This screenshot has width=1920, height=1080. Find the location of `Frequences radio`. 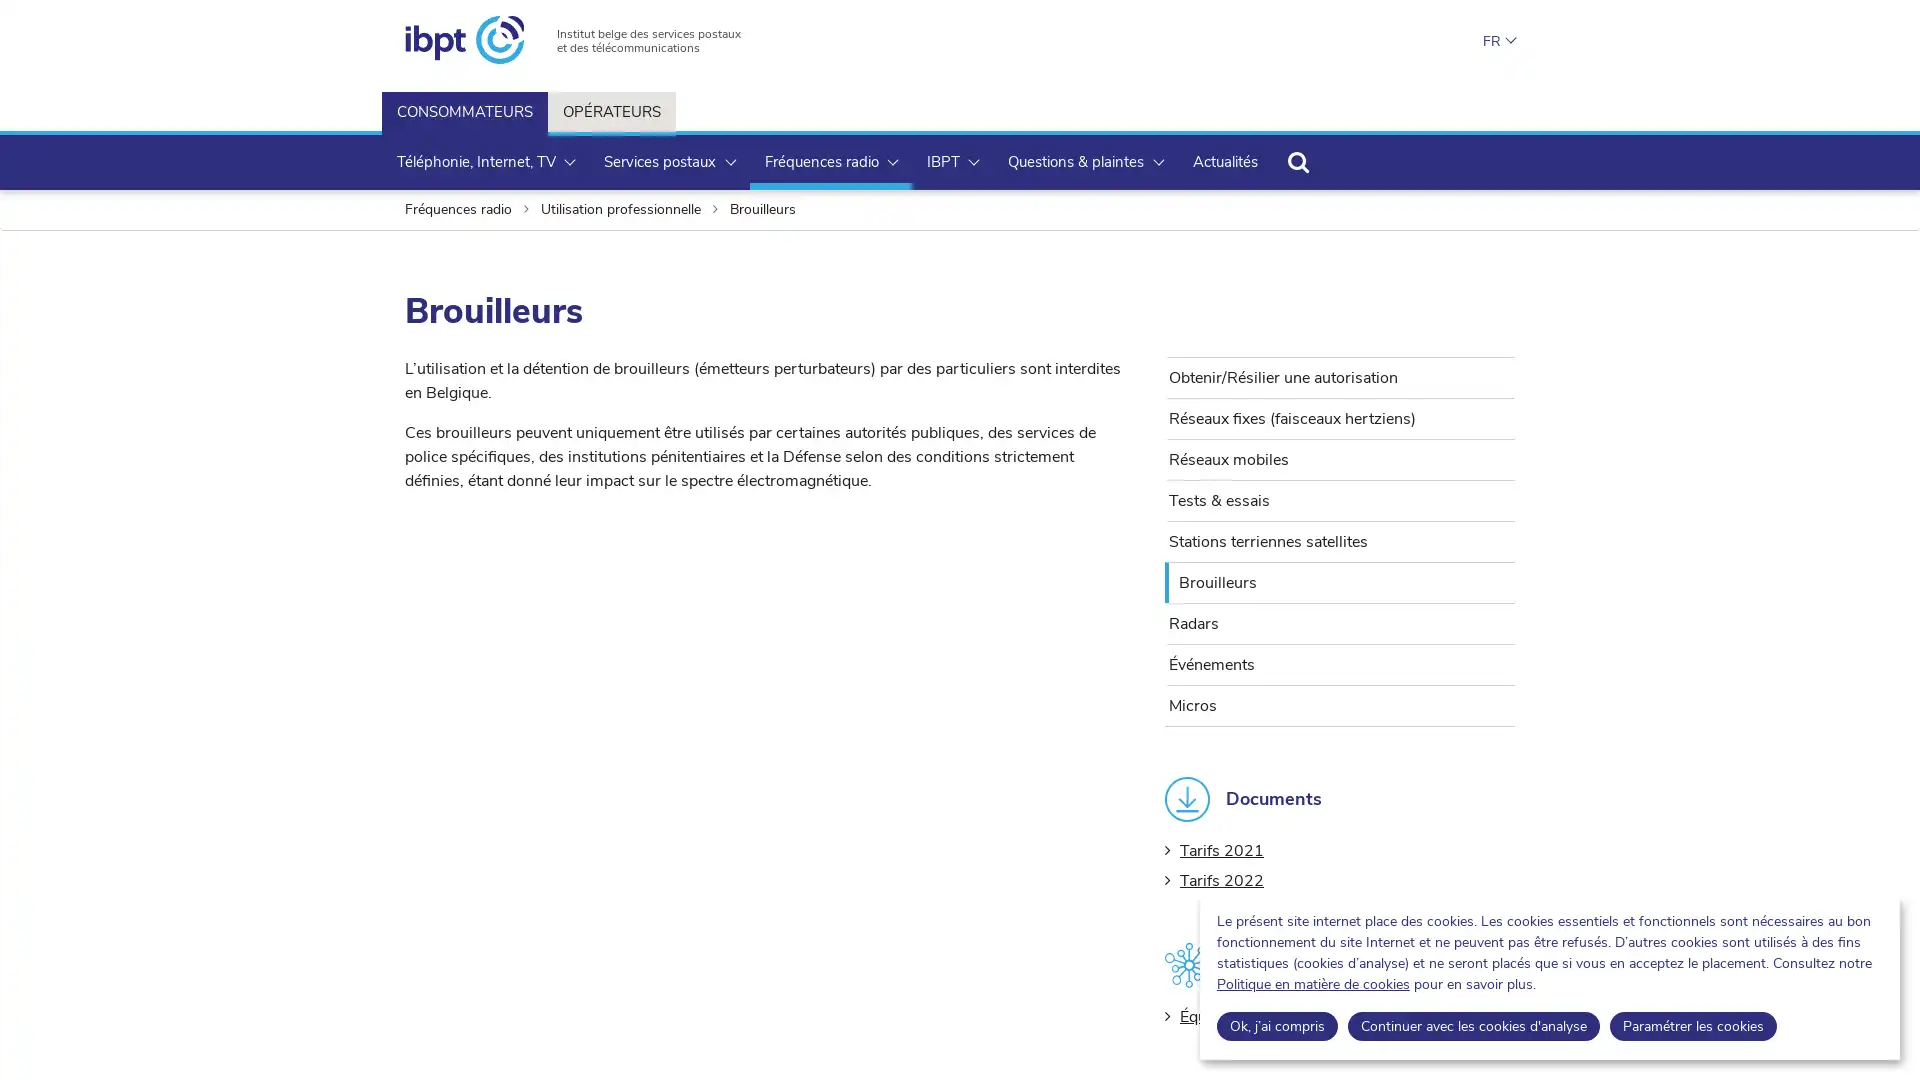

Frequences radio is located at coordinates (830, 161).